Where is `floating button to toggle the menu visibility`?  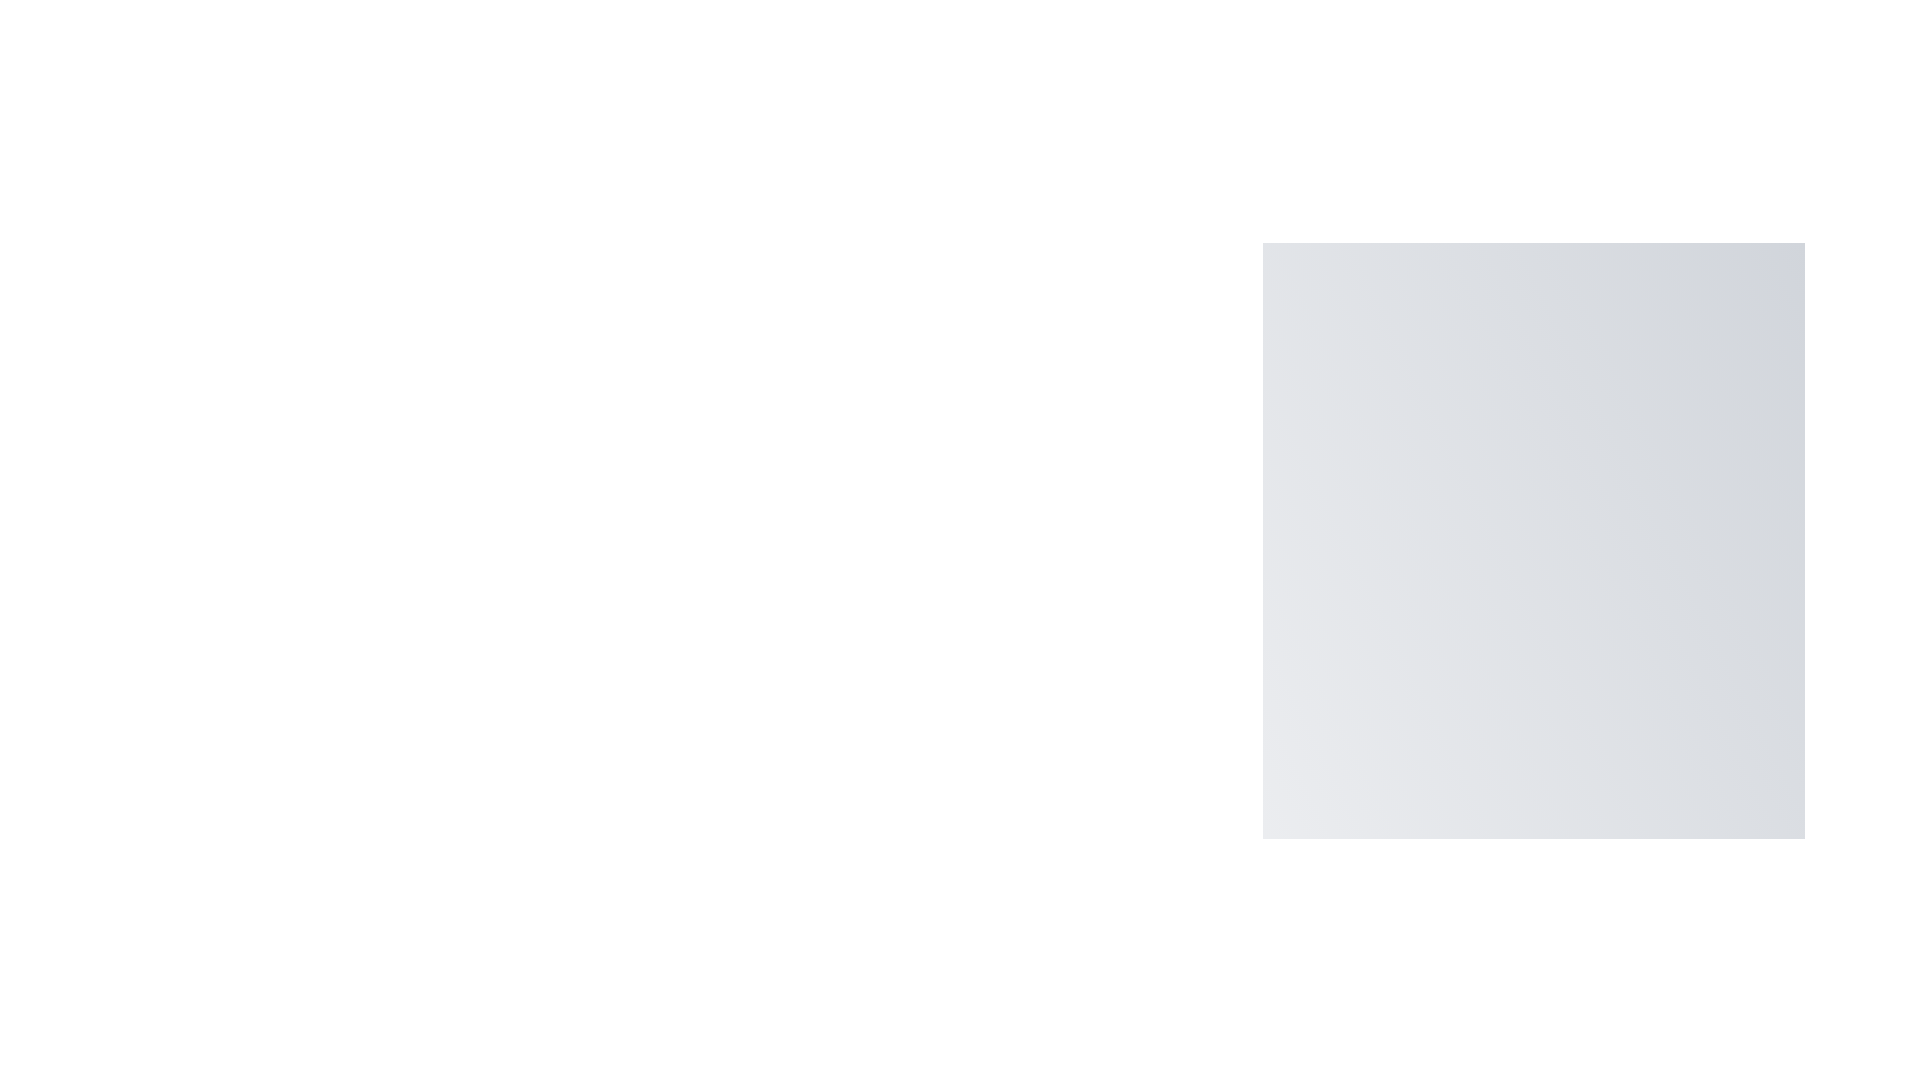 floating button to toggle the menu visibility is located at coordinates (1683, 946).